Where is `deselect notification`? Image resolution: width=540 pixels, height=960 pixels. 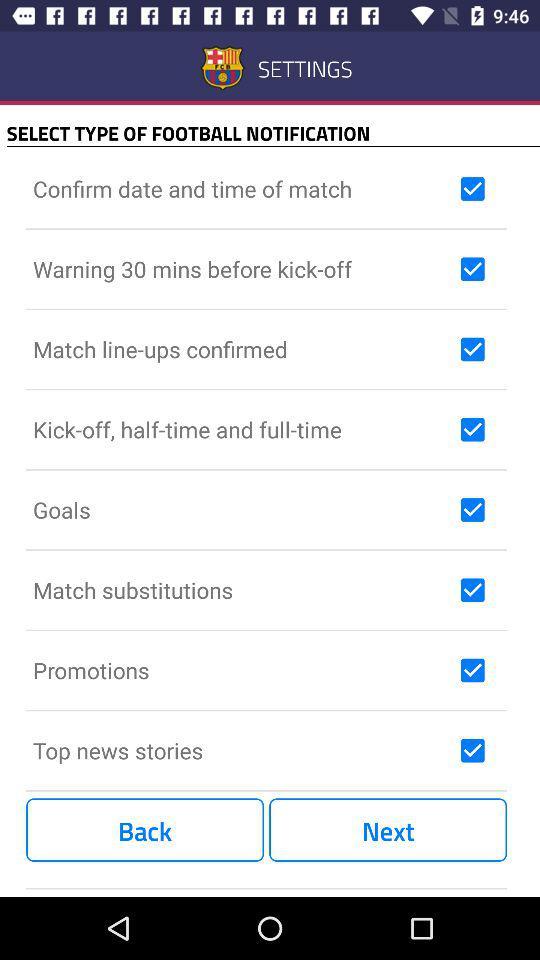 deselect notification is located at coordinates (472, 349).